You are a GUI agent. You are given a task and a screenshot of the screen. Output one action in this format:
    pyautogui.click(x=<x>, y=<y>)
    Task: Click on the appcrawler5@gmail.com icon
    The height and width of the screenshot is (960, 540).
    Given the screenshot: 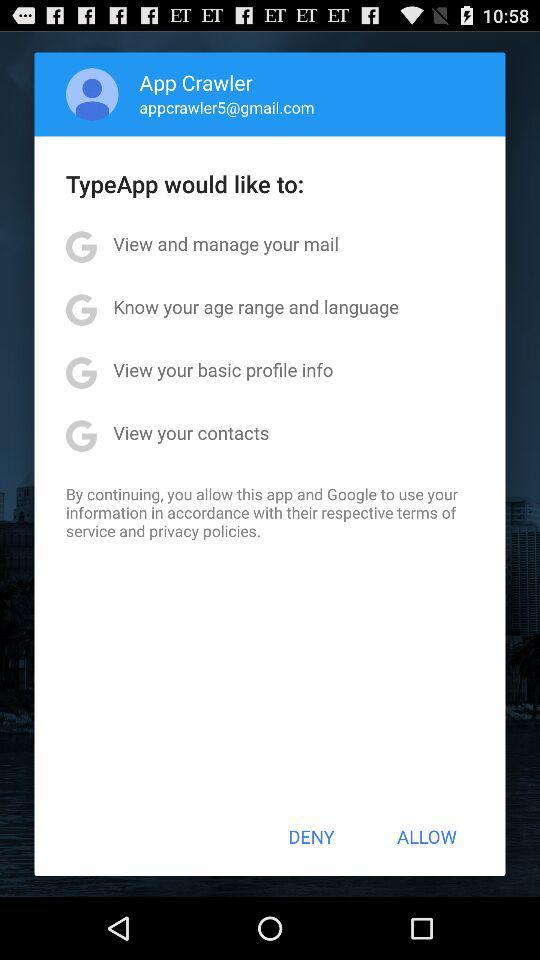 What is the action you would take?
    pyautogui.click(x=226, y=107)
    